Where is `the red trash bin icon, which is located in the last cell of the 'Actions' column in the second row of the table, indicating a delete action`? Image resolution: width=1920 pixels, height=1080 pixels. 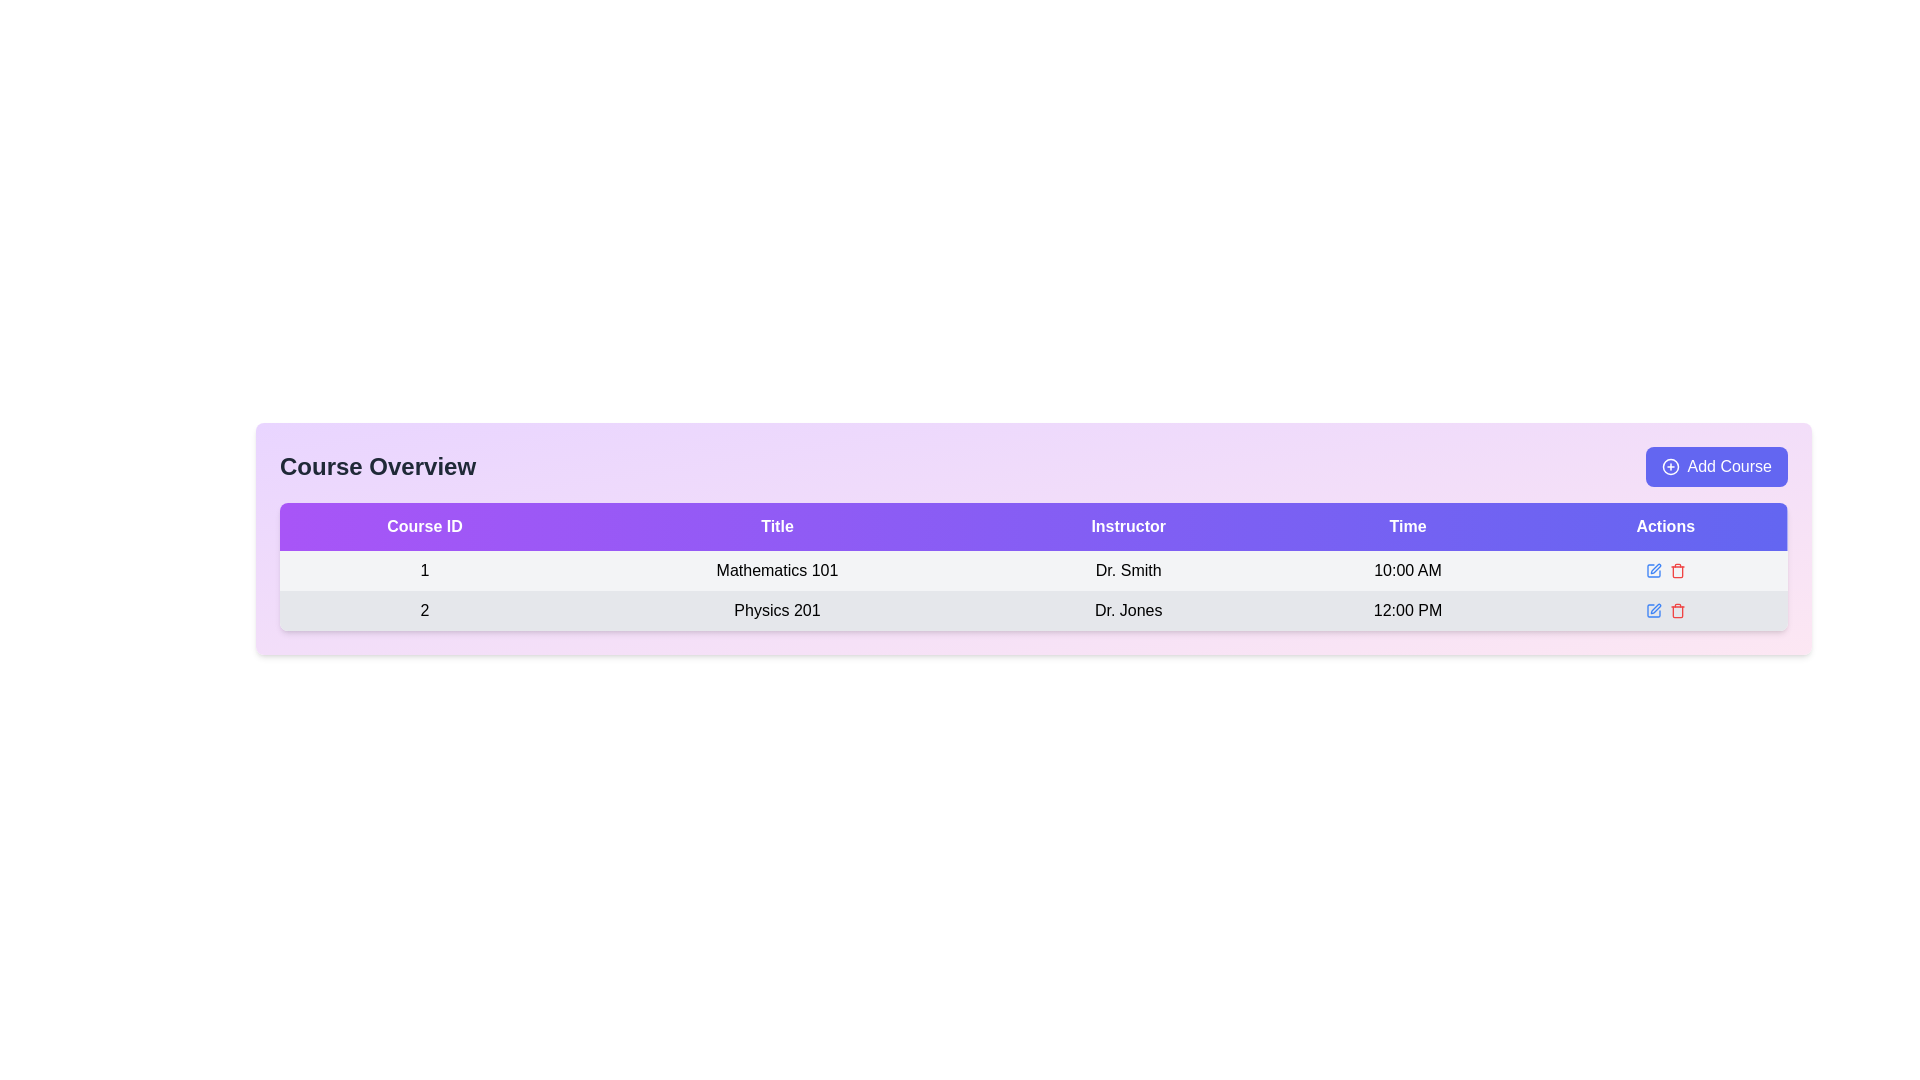 the red trash bin icon, which is located in the last cell of the 'Actions' column in the second row of the table, indicating a delete action is located at coordinates (1677, 609).